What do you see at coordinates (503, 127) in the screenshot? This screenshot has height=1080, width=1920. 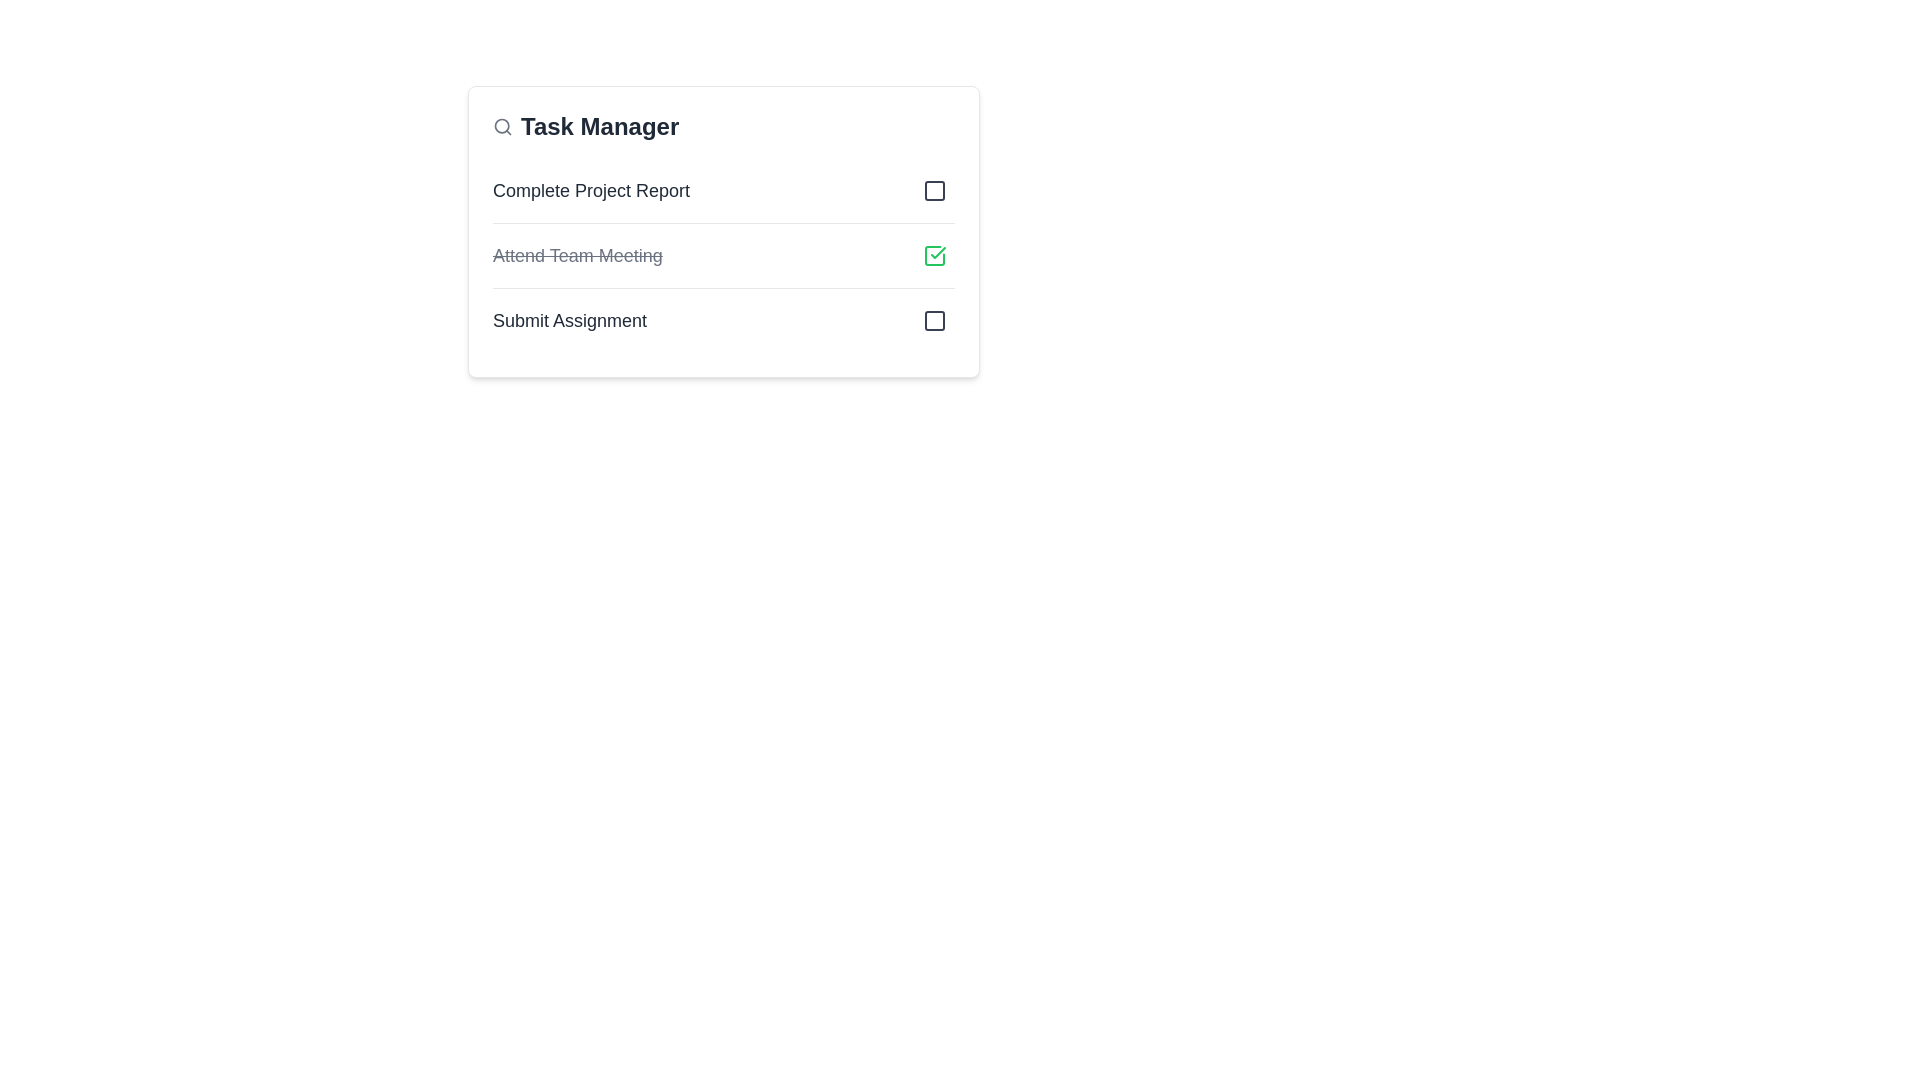 I see `the search icon located` at bounding box center [503, 127].